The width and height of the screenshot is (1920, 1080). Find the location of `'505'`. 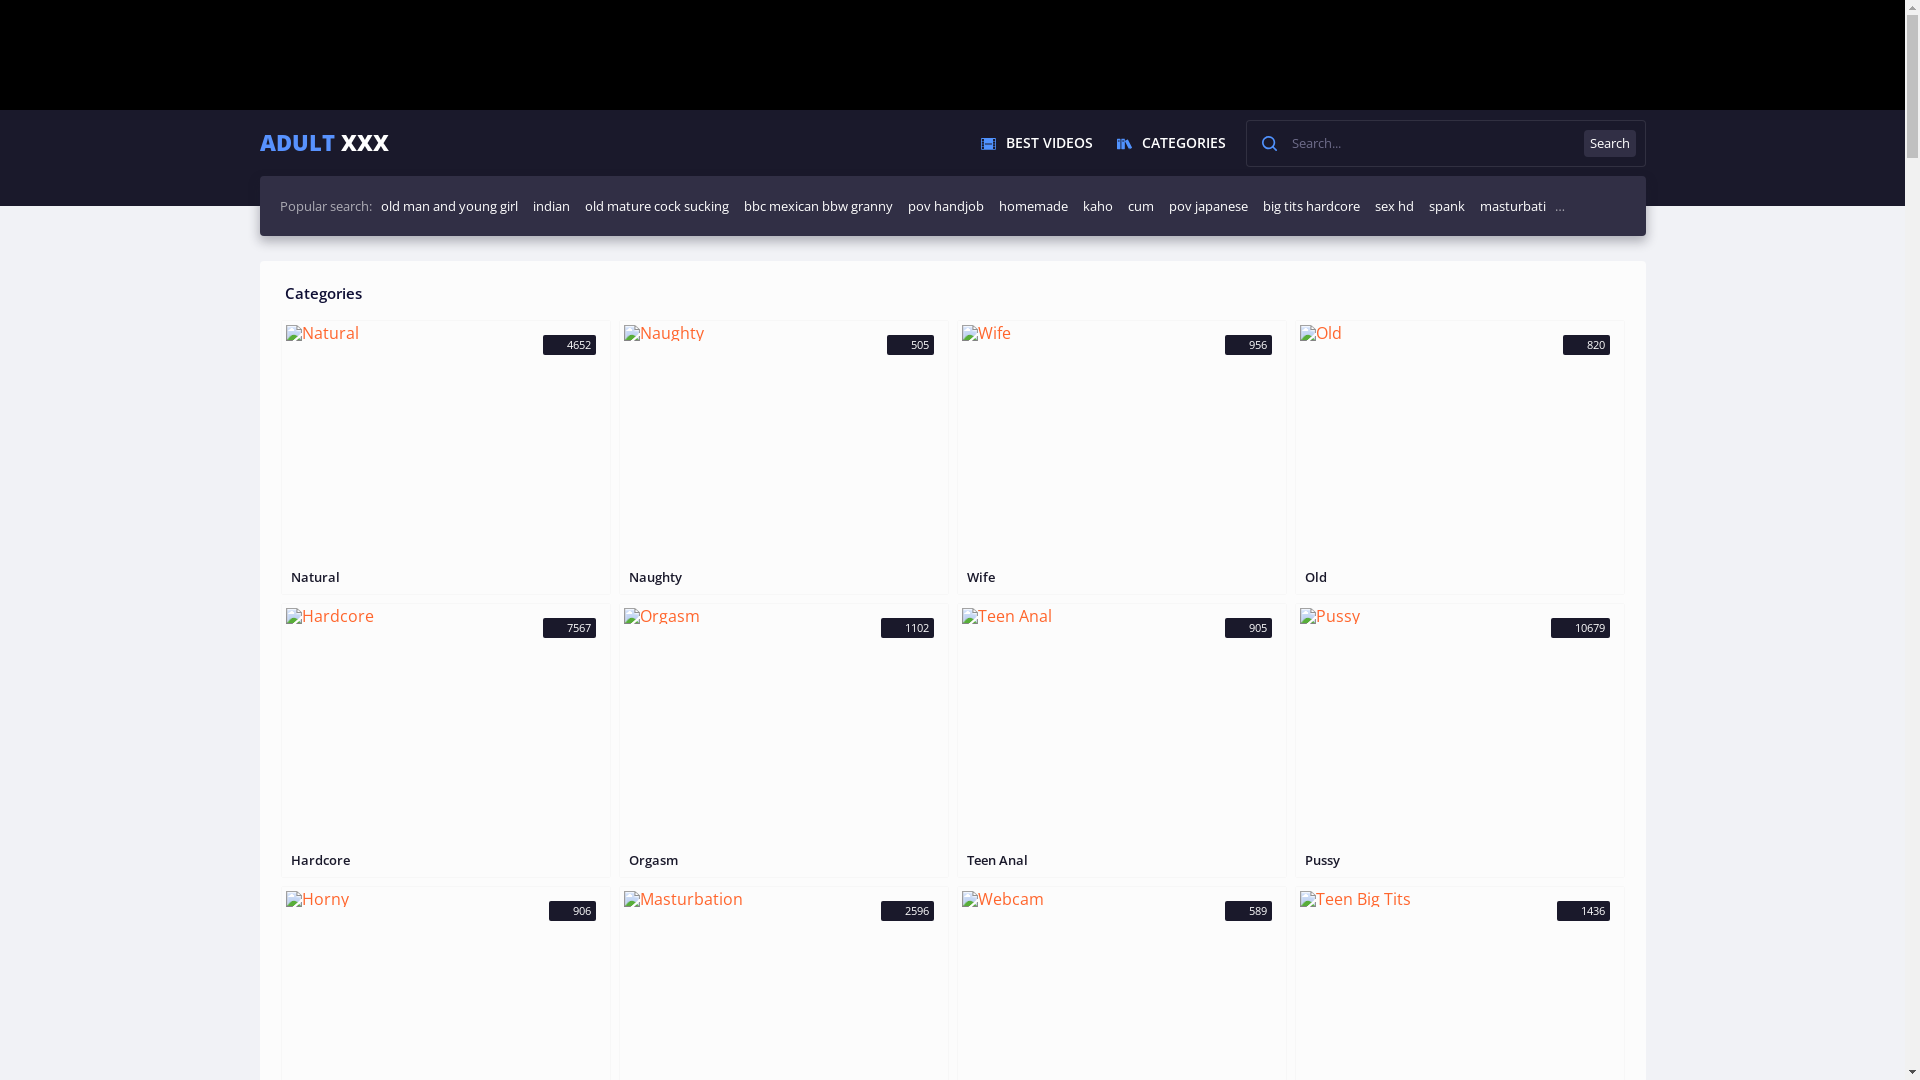

'505' is located at coordinates (782, 443).